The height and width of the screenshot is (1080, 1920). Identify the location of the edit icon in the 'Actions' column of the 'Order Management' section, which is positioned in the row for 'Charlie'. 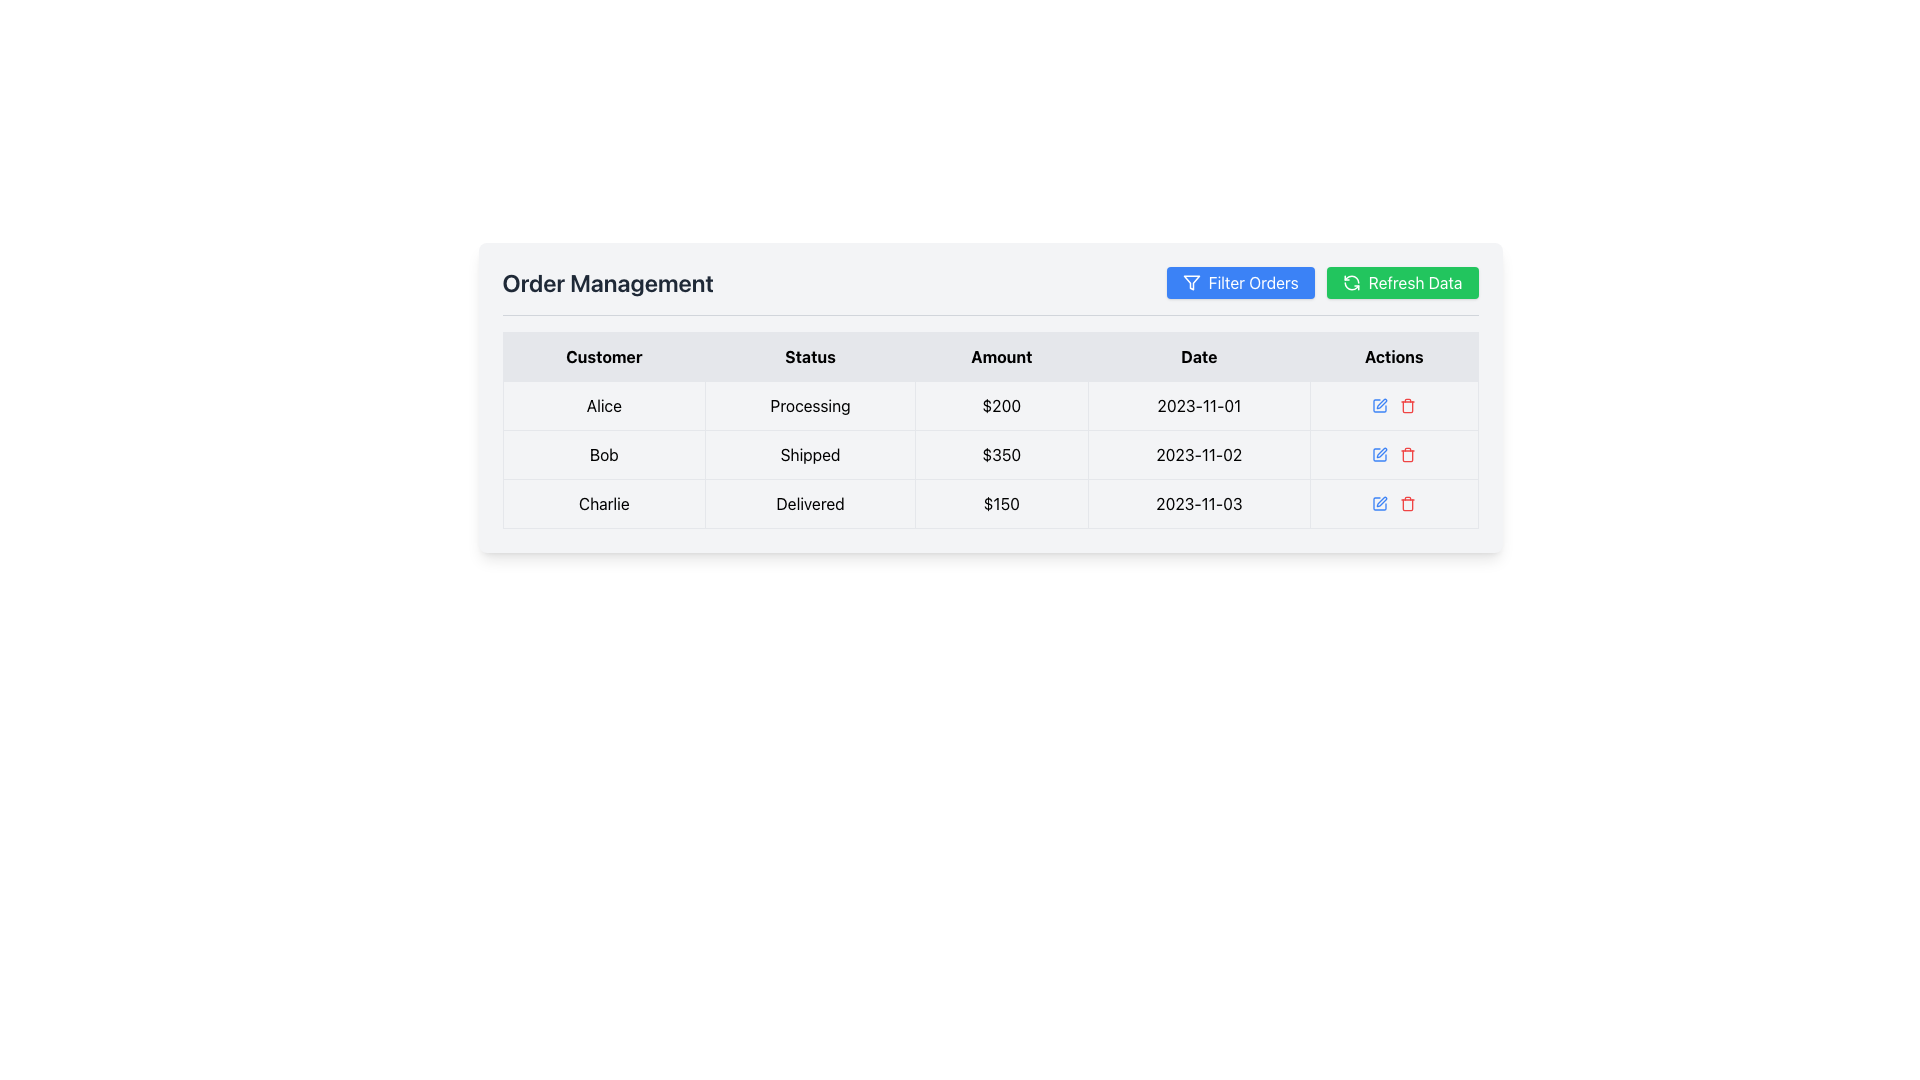
(1381, 500).